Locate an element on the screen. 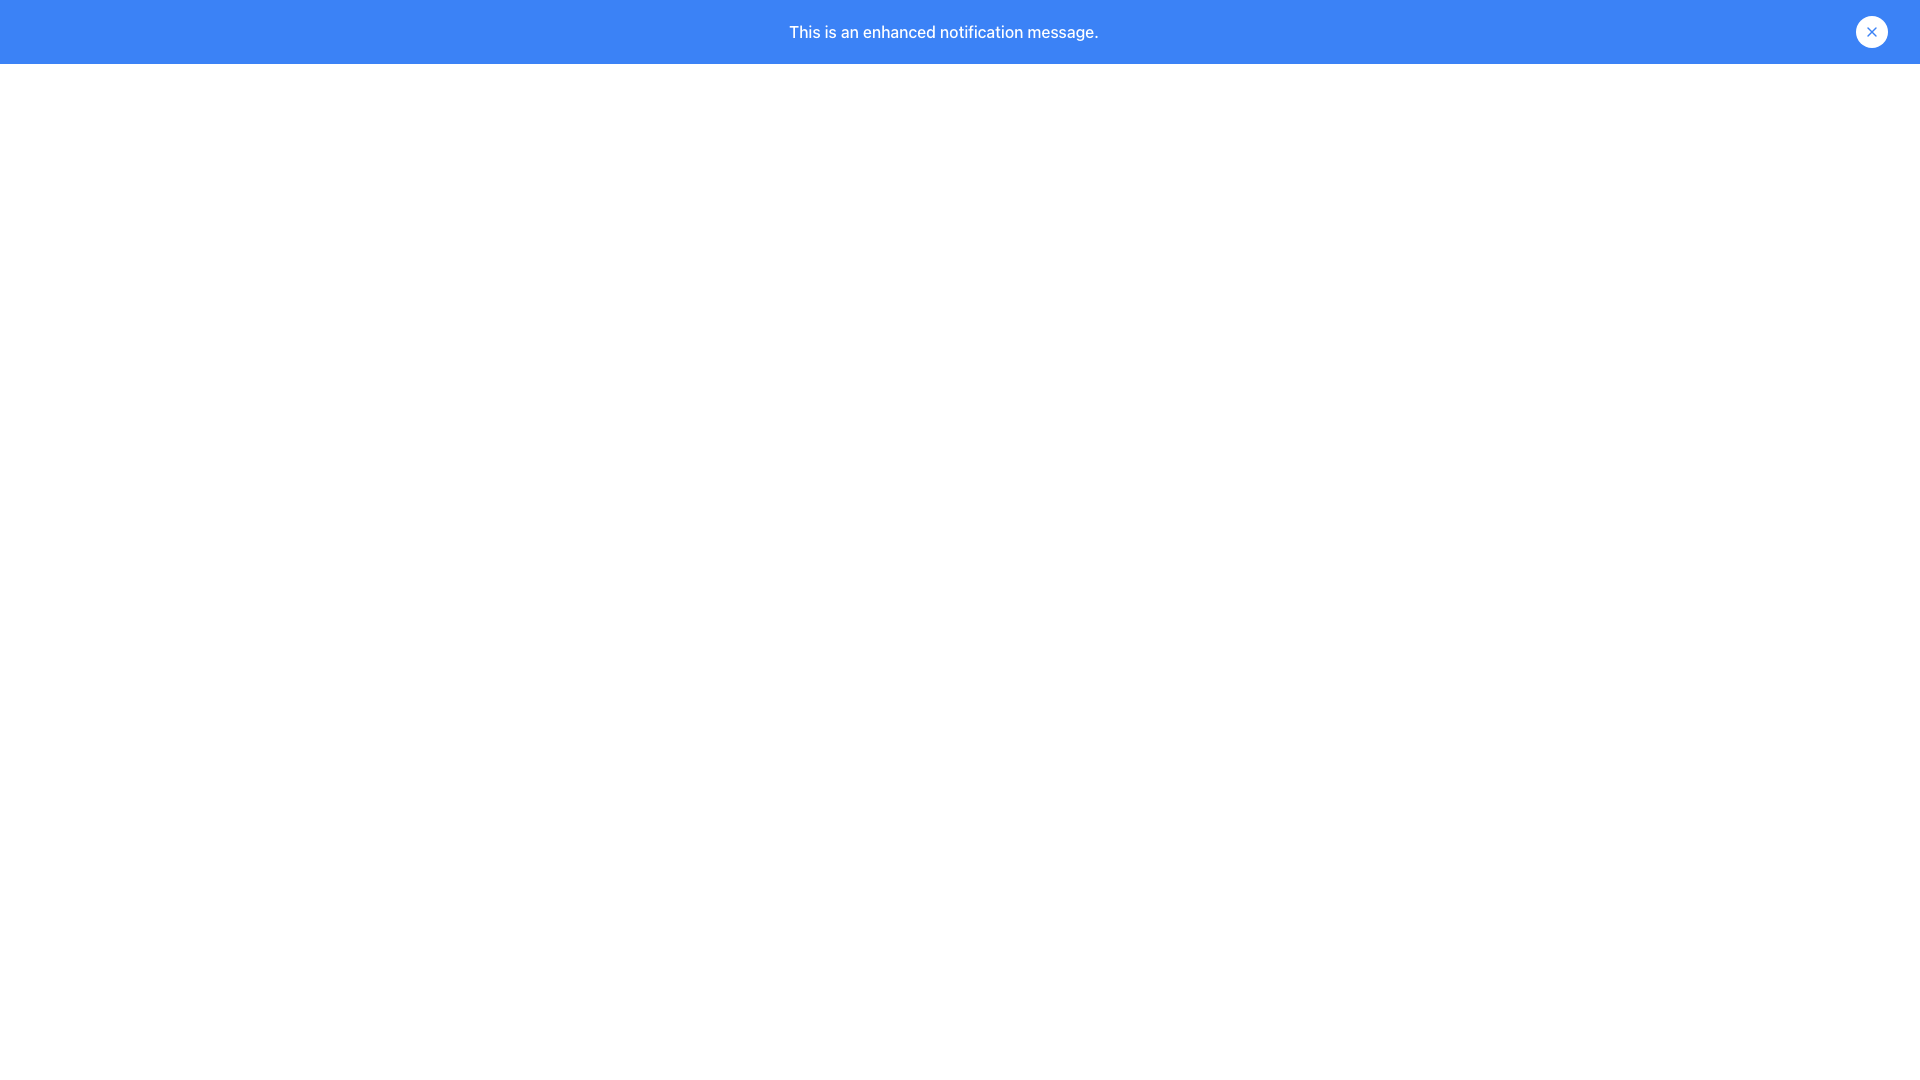  the text label displaying 'This is an enhanced notification message.' located in the top horizontal blue notification banner is located at coordinates (943, 31).